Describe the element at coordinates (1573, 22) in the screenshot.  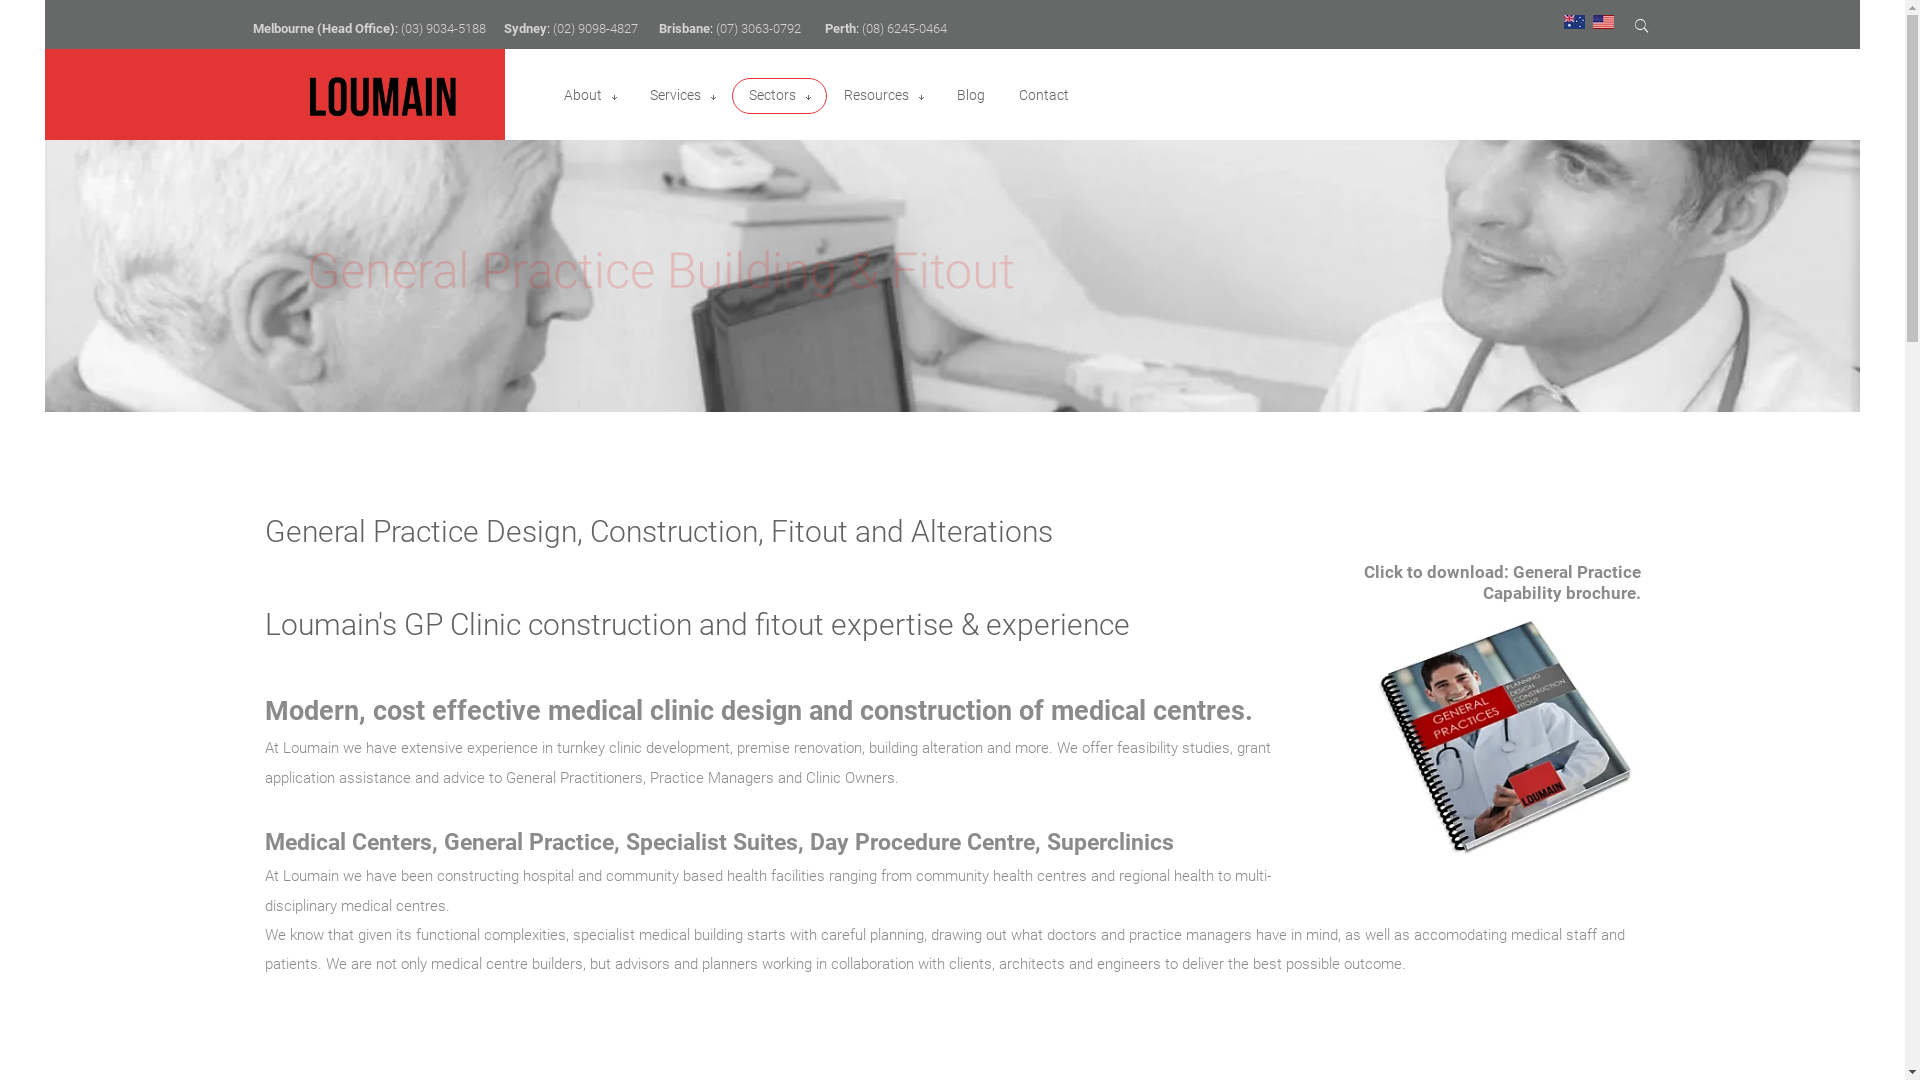
I see `'Au'` at that location.